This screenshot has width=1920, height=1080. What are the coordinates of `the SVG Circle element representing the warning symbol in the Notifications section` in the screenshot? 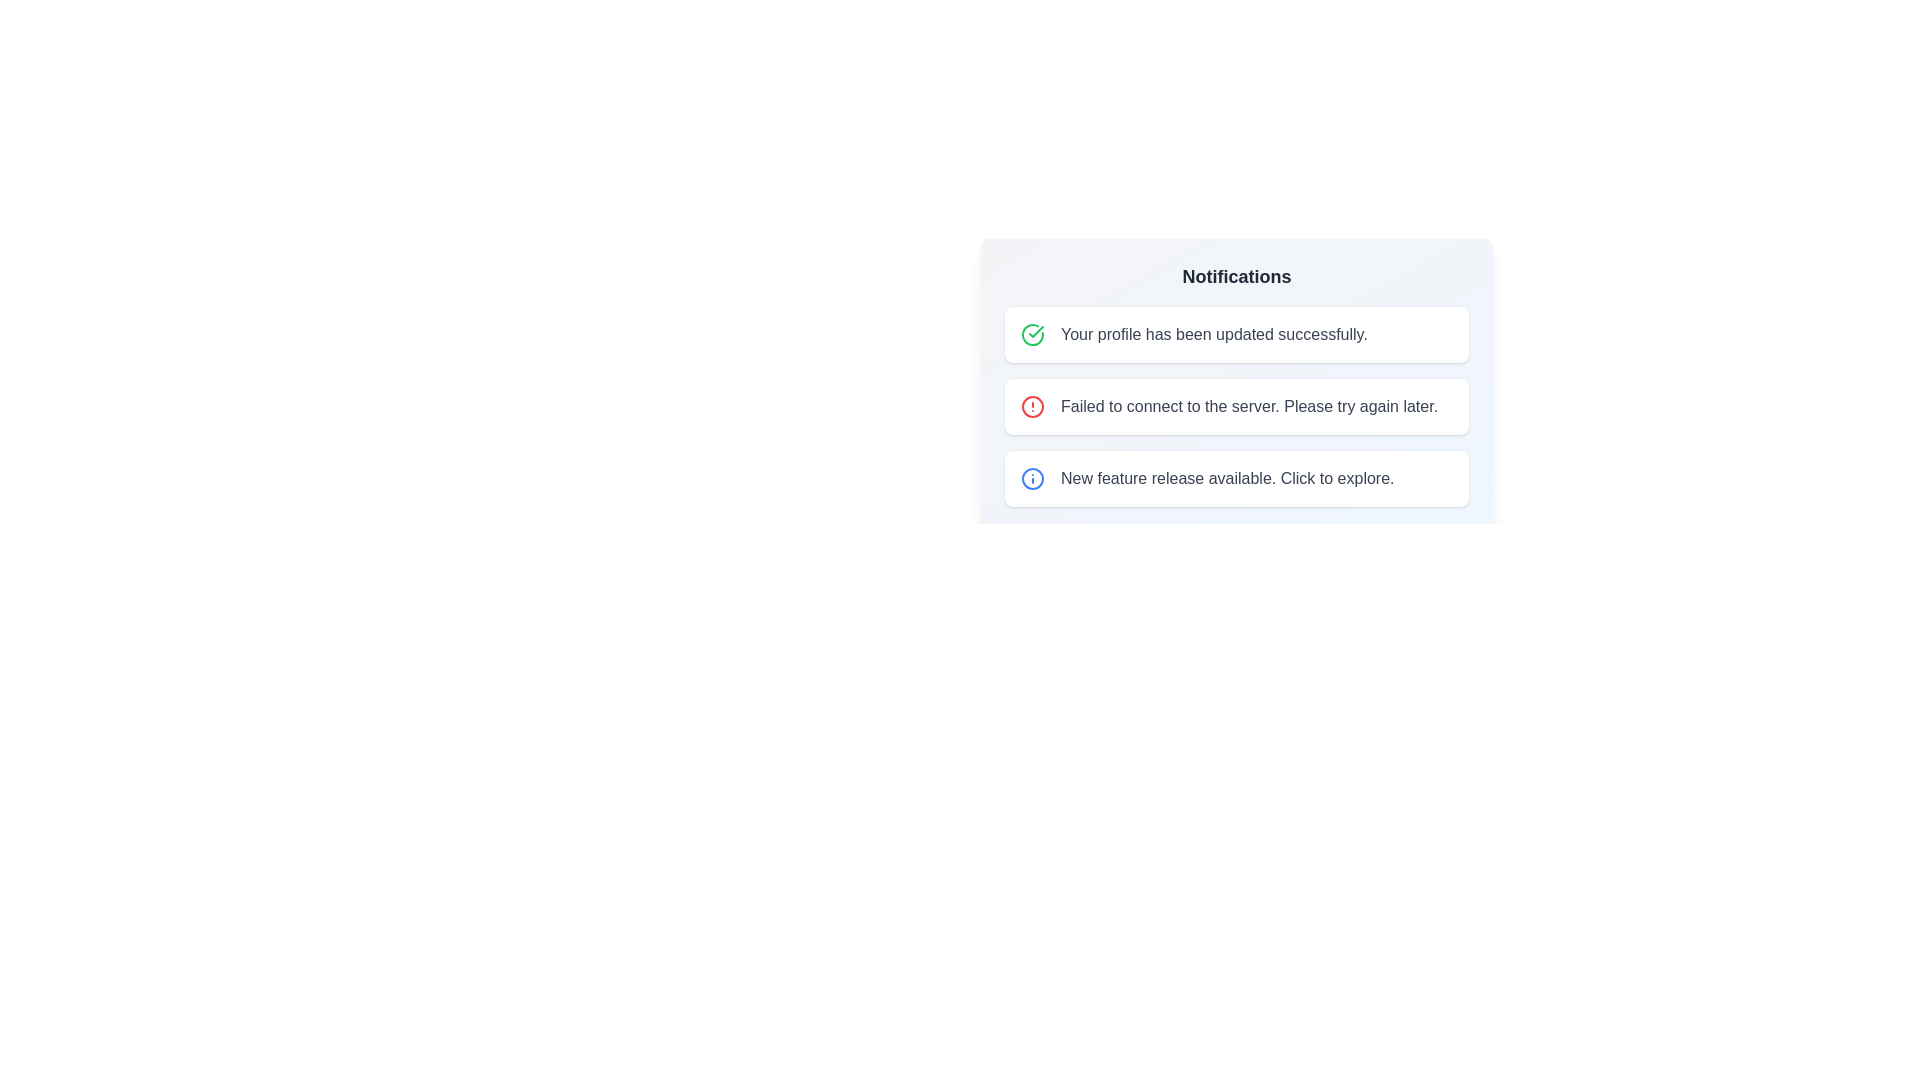 It's located at (1032, 406).